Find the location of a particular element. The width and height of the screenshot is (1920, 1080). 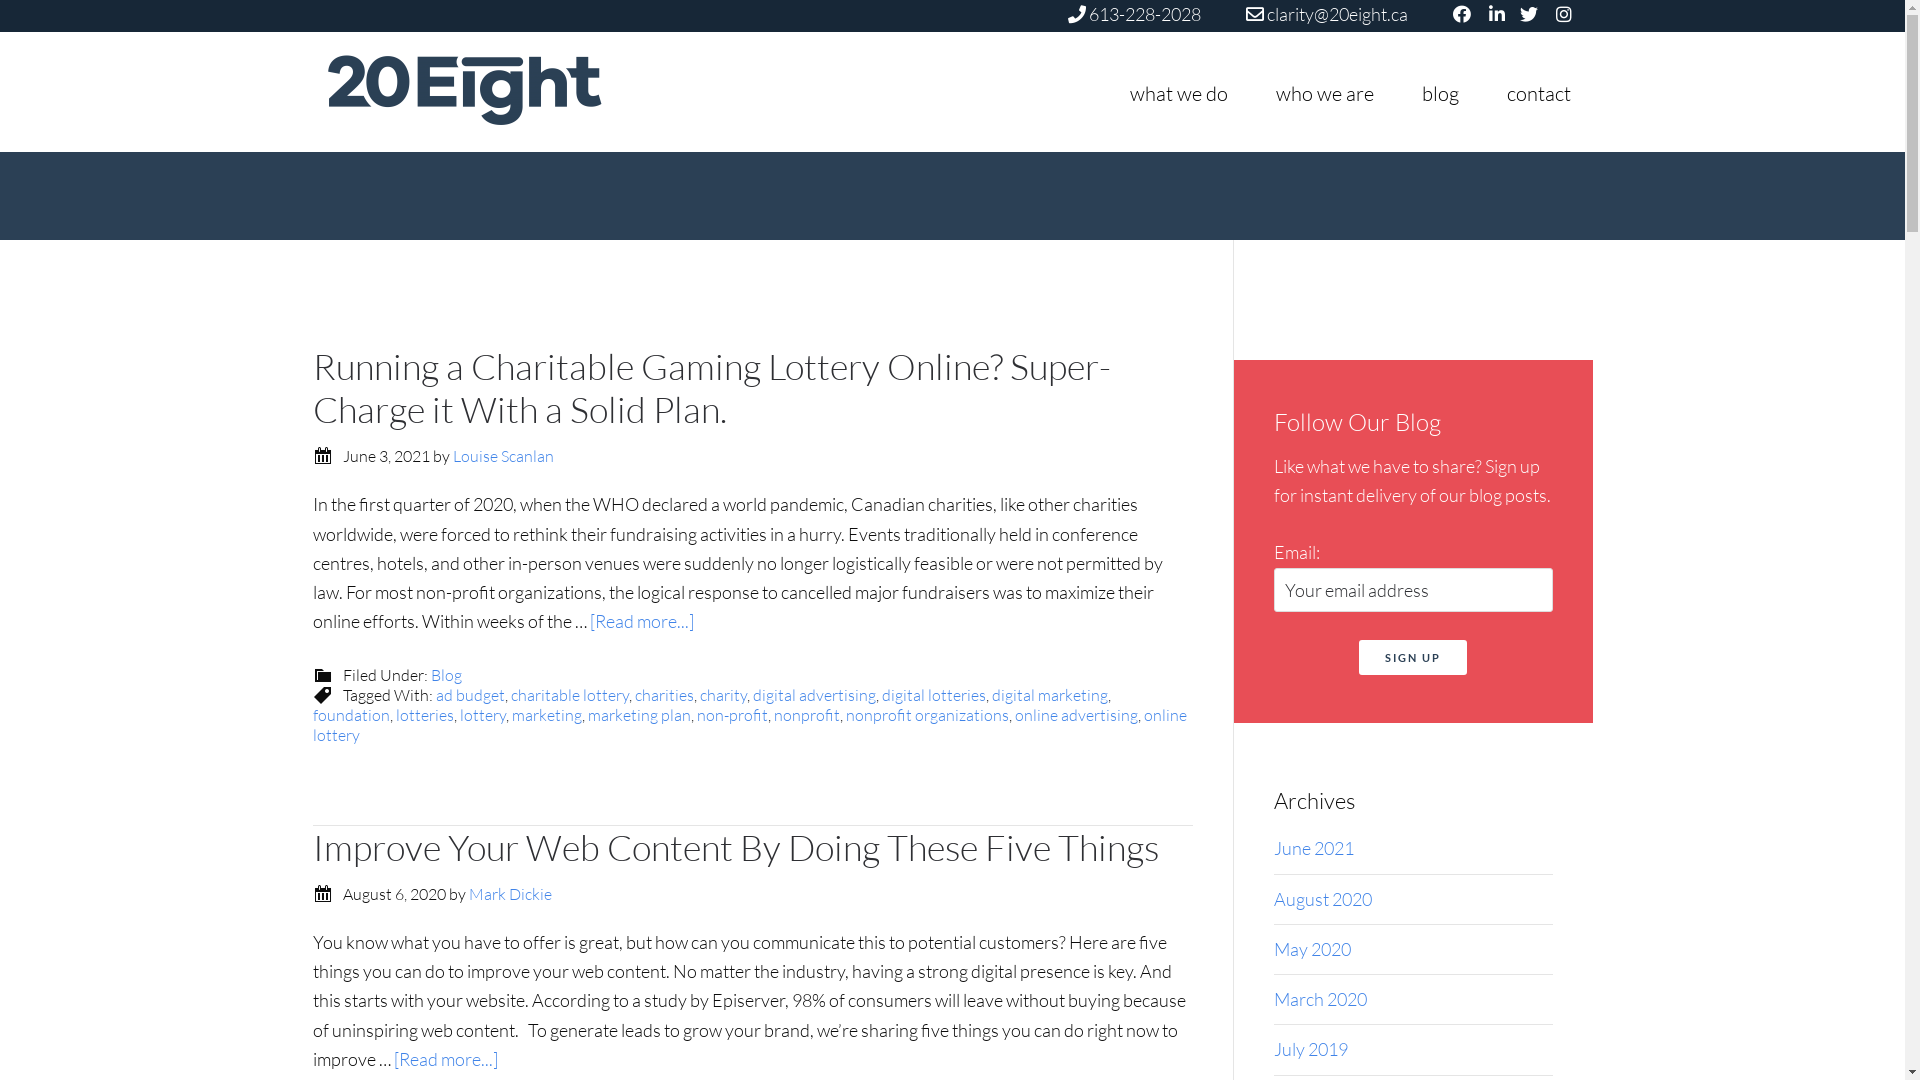

'digital lotteries' is located at coordinates (881, 693).